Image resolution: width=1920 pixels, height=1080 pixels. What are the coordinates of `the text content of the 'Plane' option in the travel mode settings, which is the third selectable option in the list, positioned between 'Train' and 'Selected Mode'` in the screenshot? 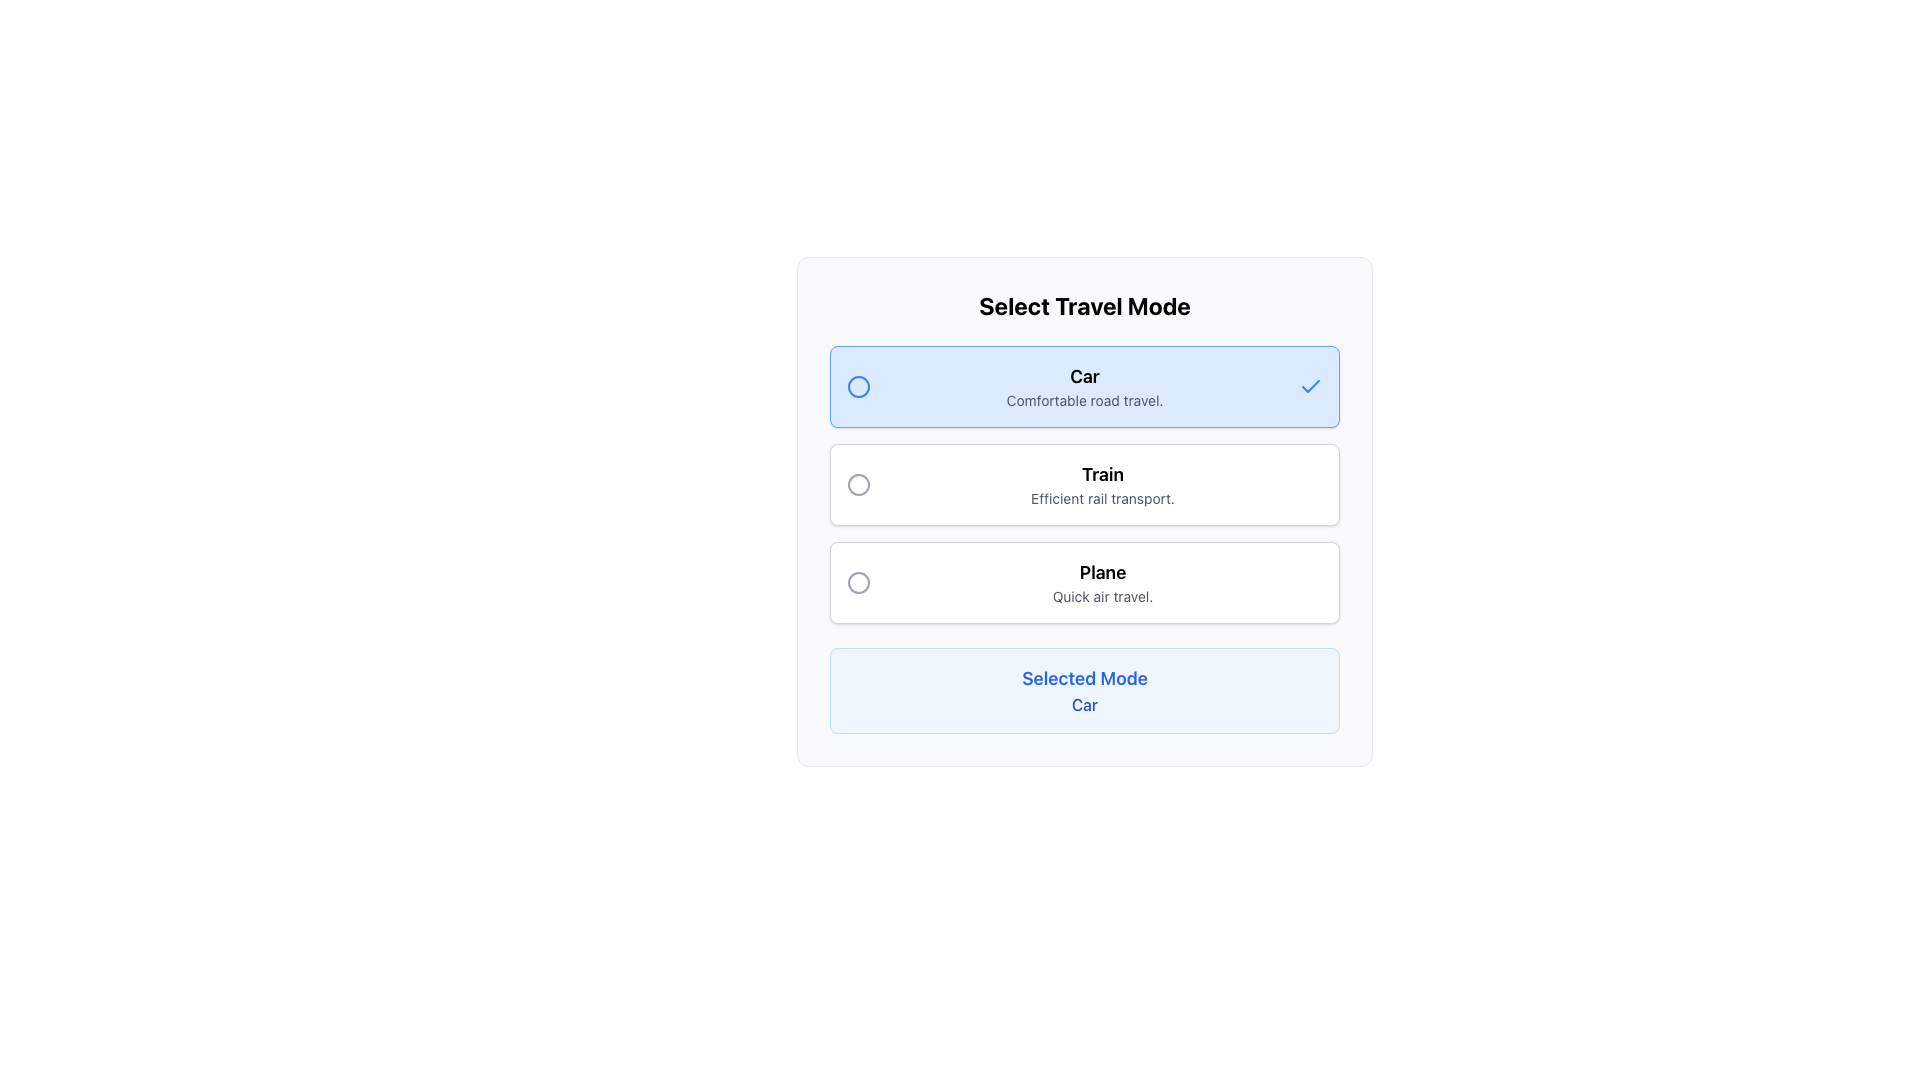 It's located at (1102, 573).